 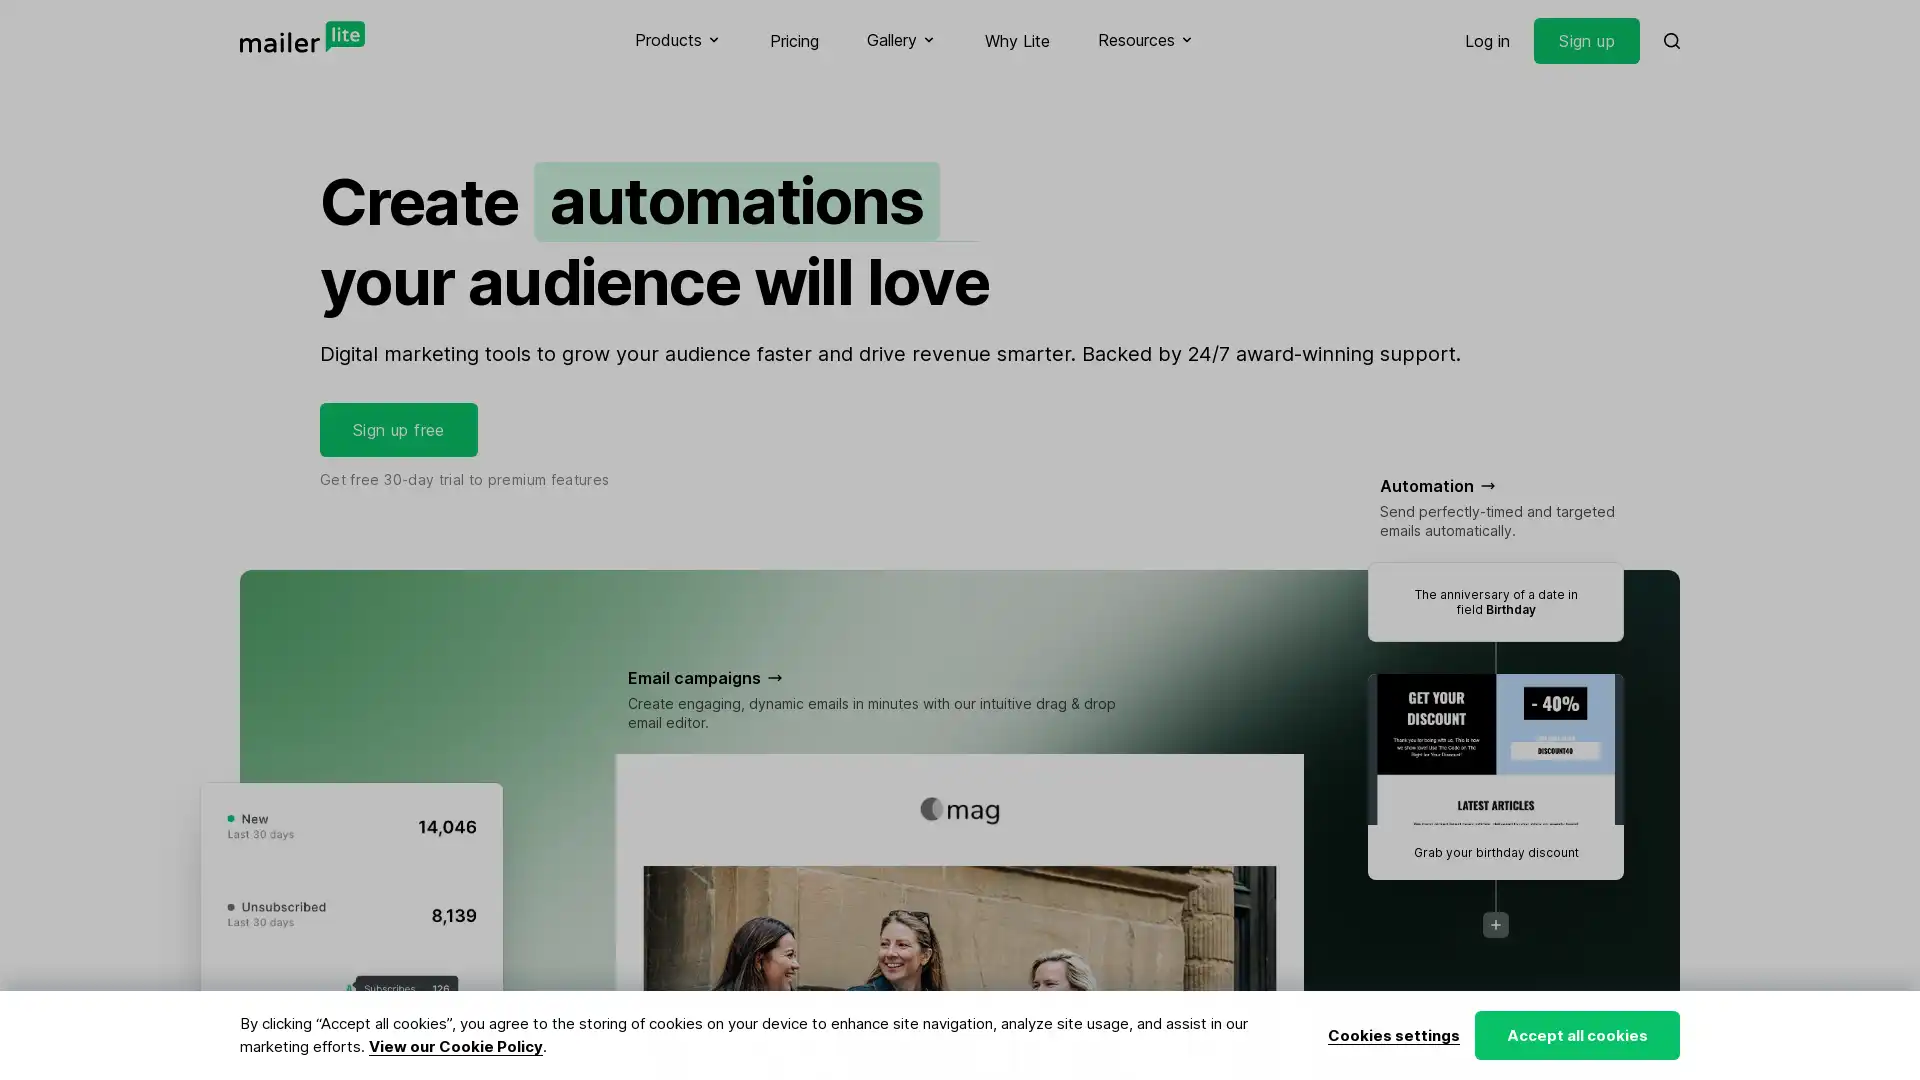 I want to click on Cookies settings, so click(x=1392, y=1035).